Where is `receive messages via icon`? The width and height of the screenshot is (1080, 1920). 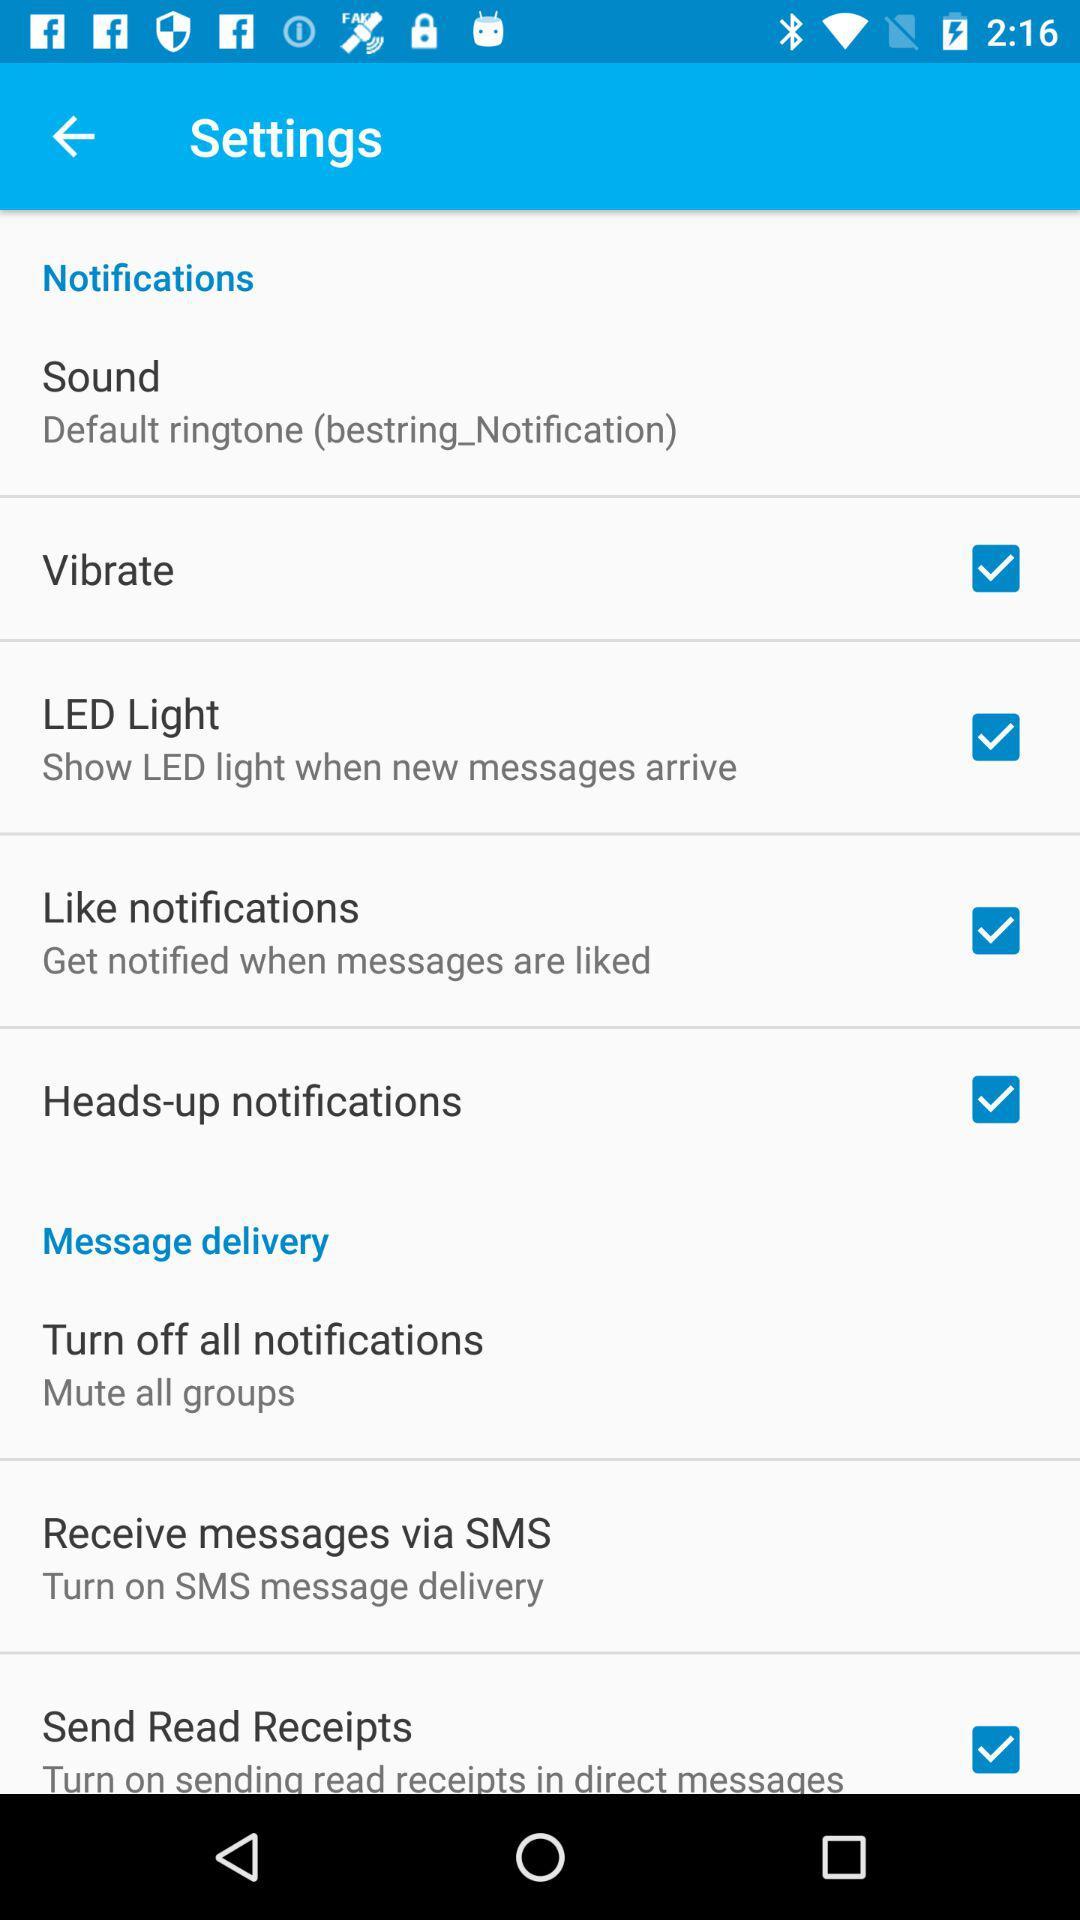
receive messages via icon is located at coordinates (296, 1530).